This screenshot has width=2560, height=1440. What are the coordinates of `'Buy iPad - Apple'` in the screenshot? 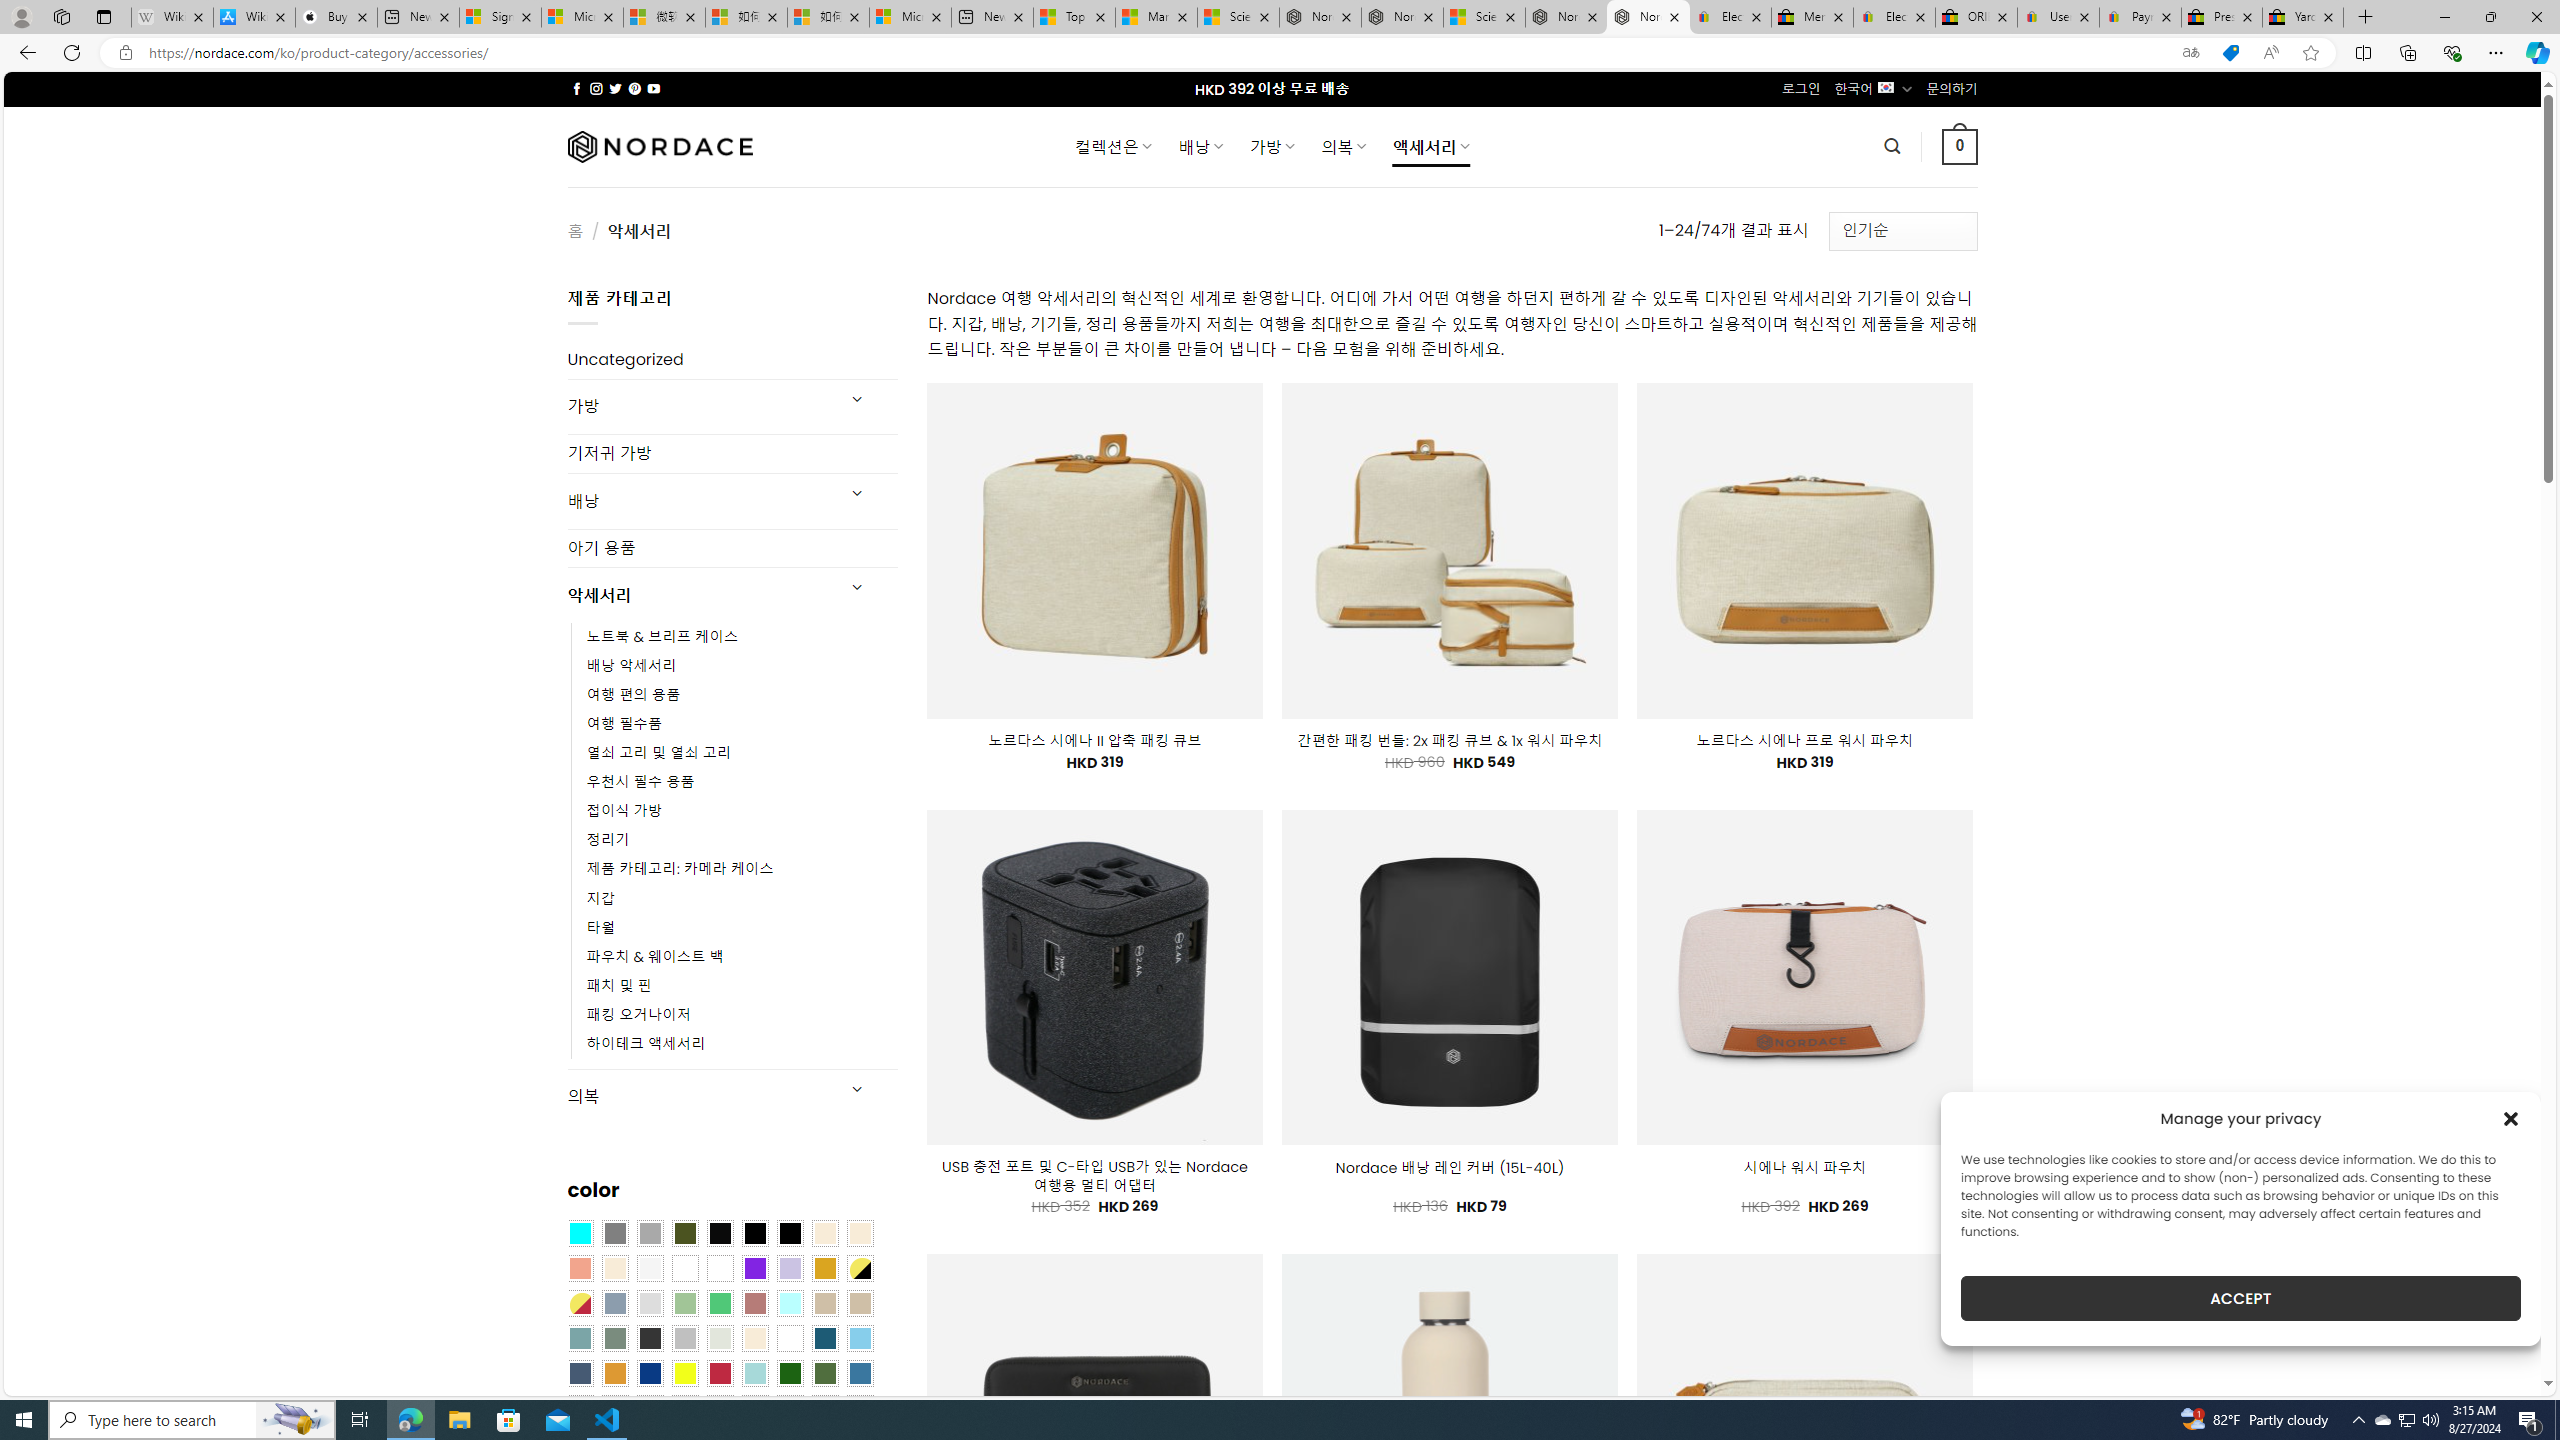 It's located at (335, 16).